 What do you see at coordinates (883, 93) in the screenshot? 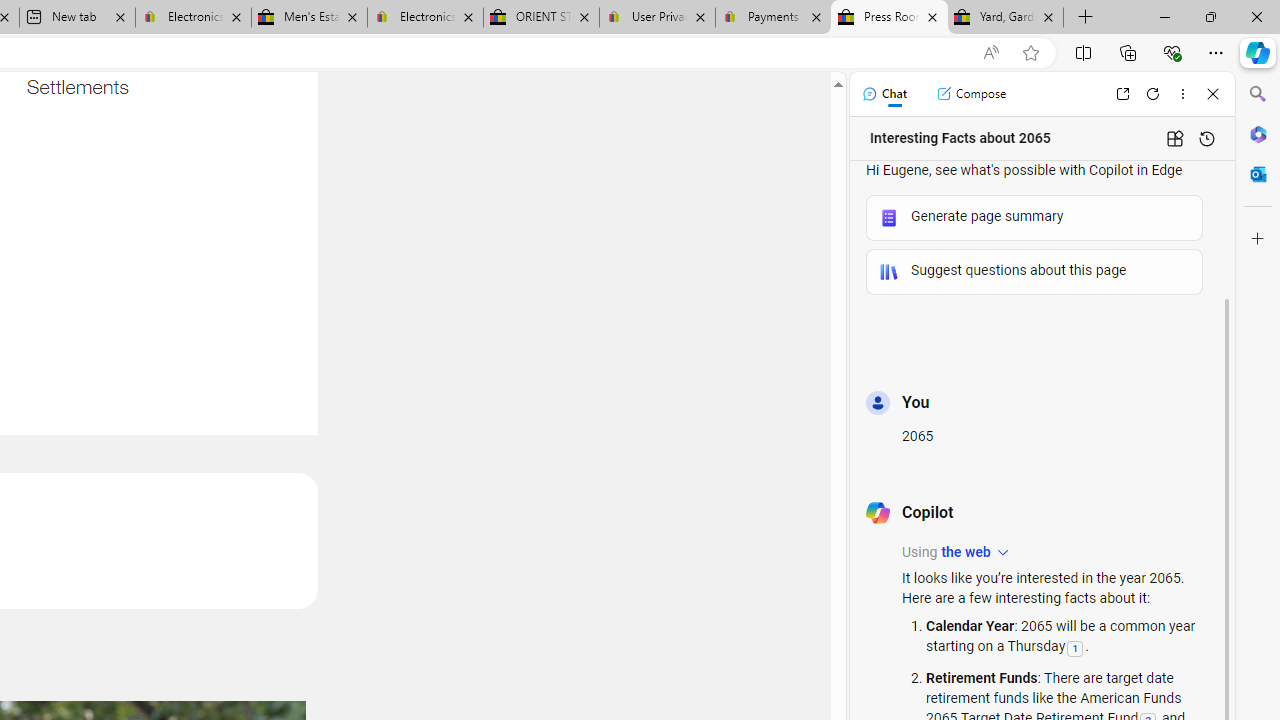
I see `'Chat'` at bounding box center [883, 93].